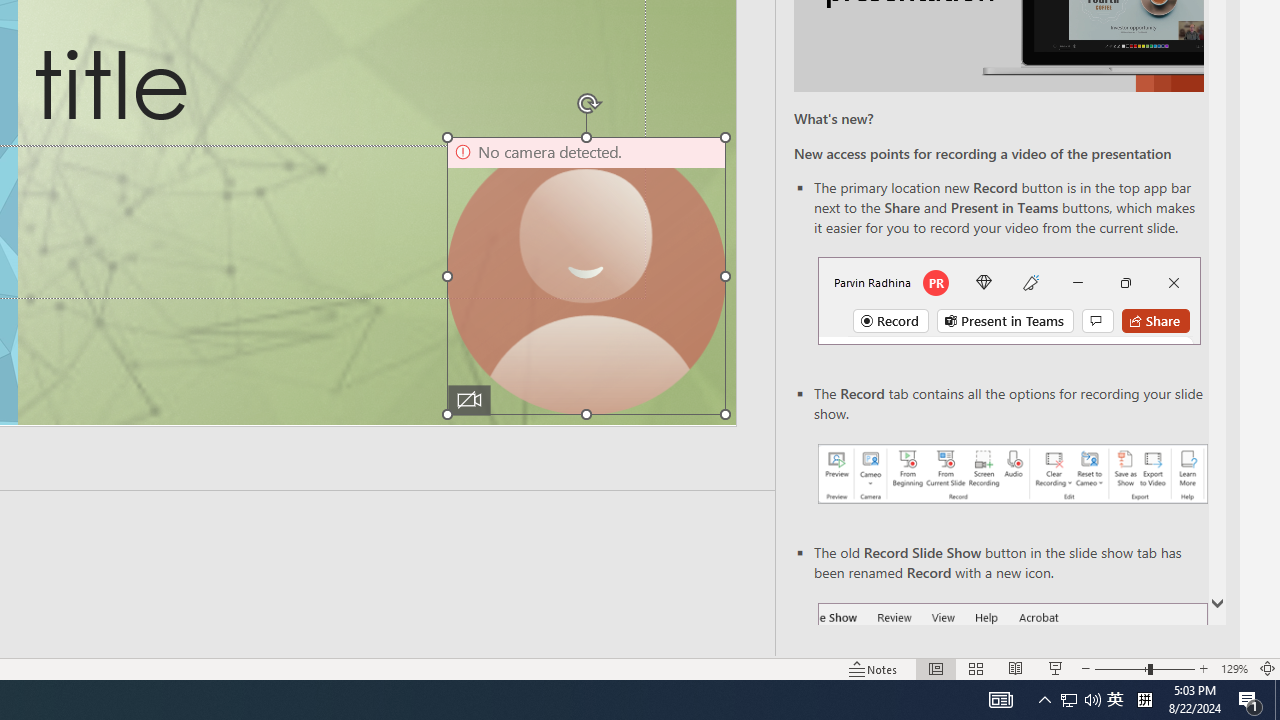 The image size is (1280, 720). I want to click on 'Reading View', so click(1015, 669).